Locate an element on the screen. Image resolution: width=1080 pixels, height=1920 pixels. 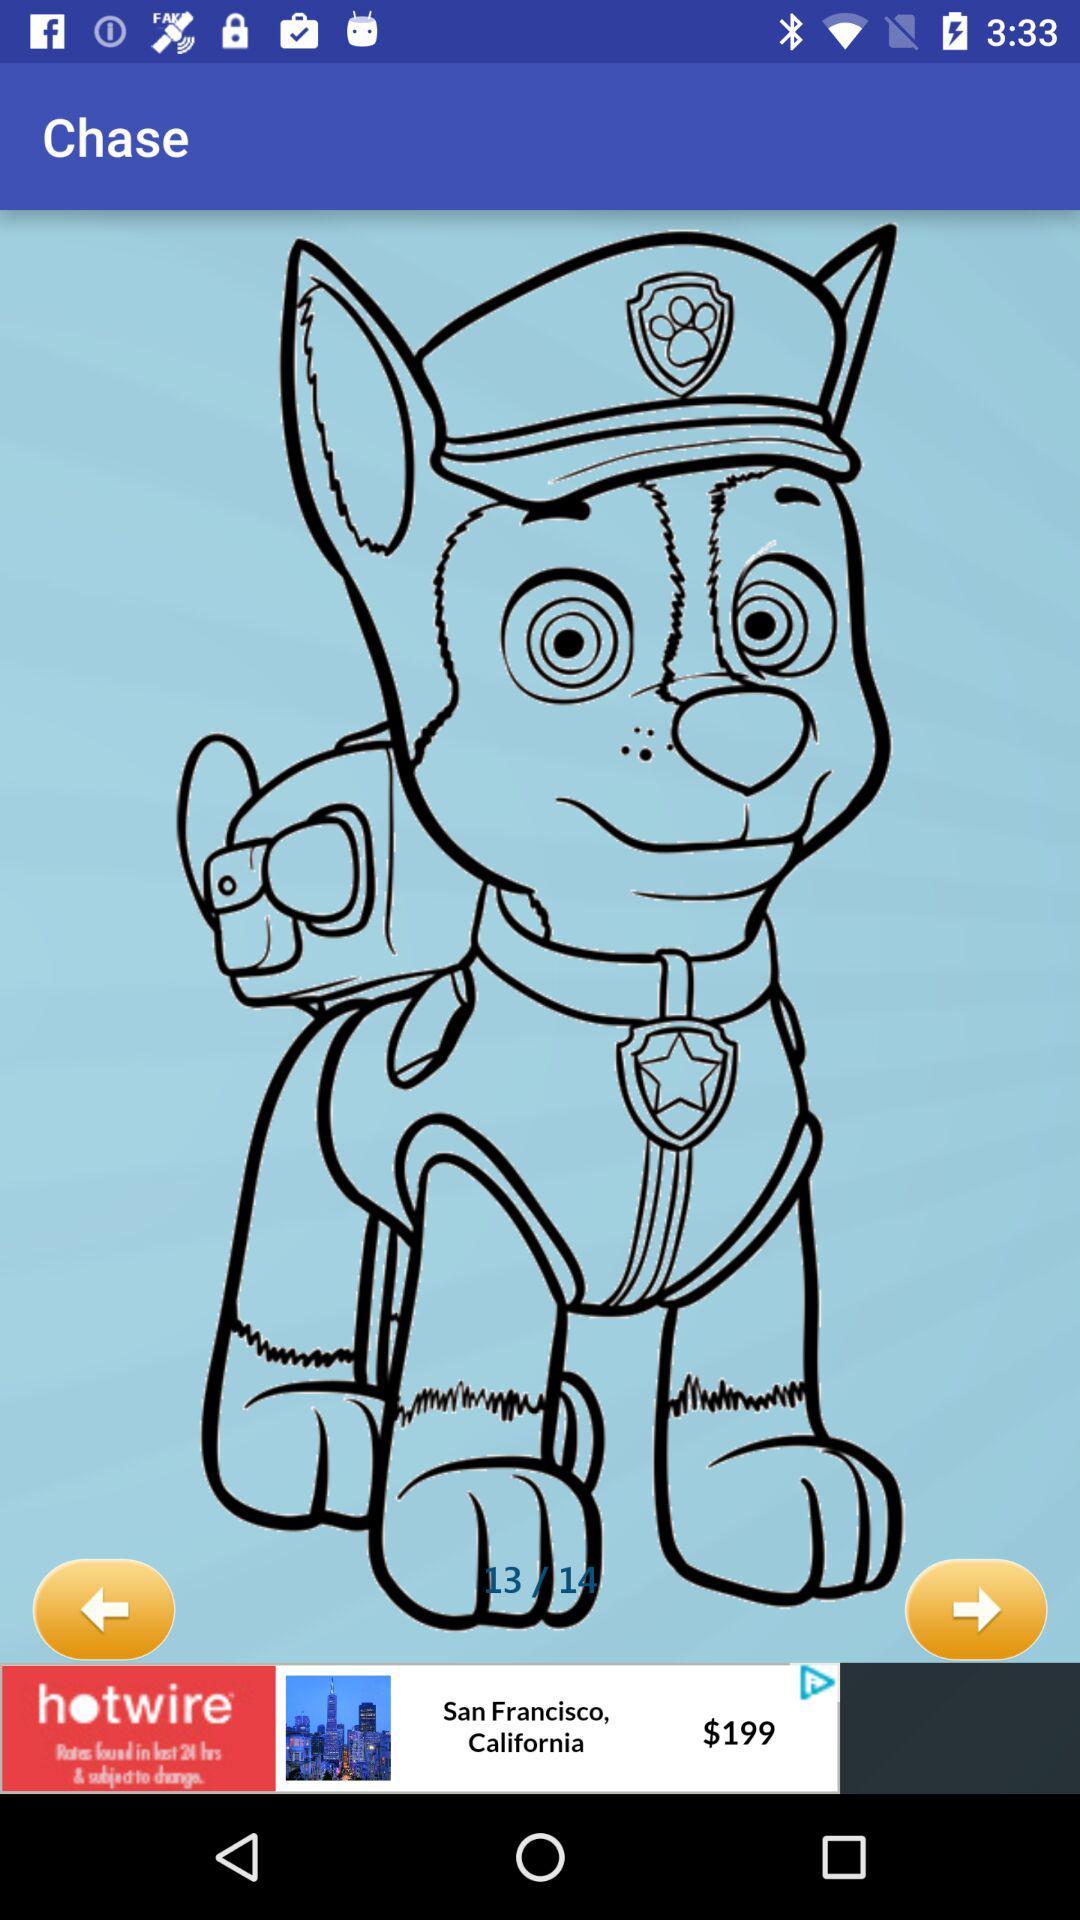
item to the right of the 13 / 14 item is located at coordinates (975, 1610).